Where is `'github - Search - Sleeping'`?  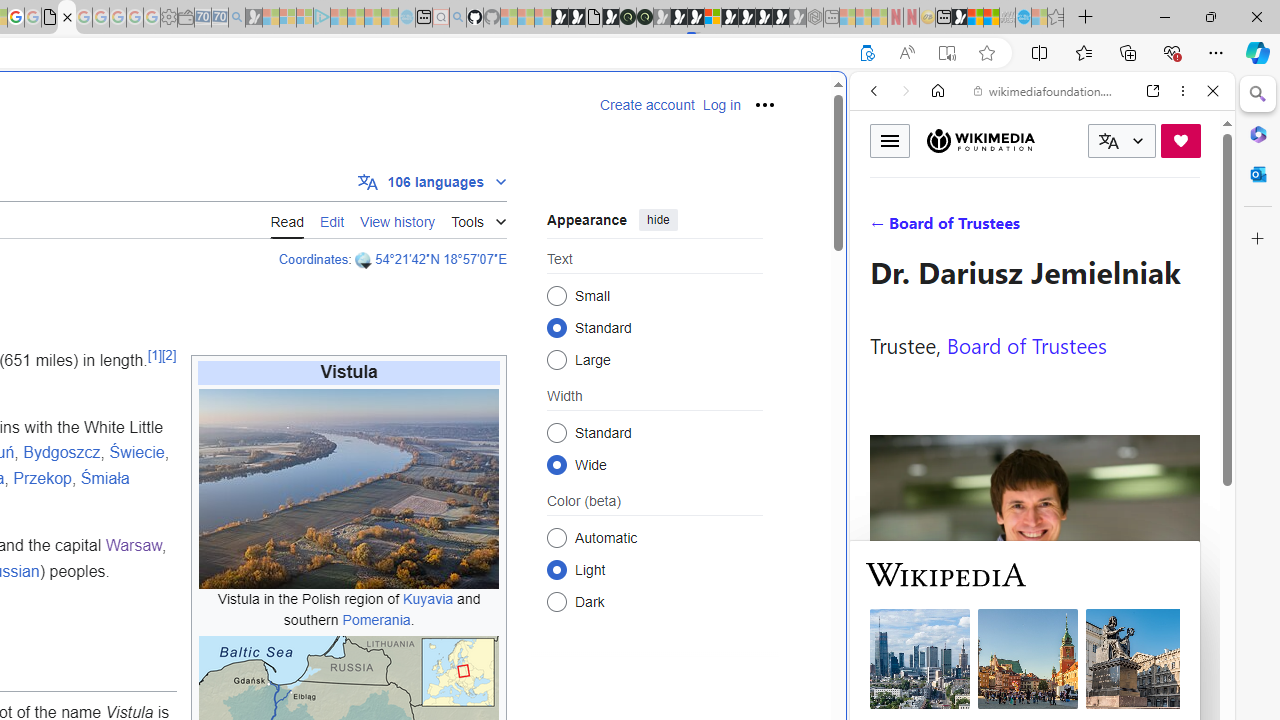
'github - Search - Sleeping' is located at coordinates (457, 17).